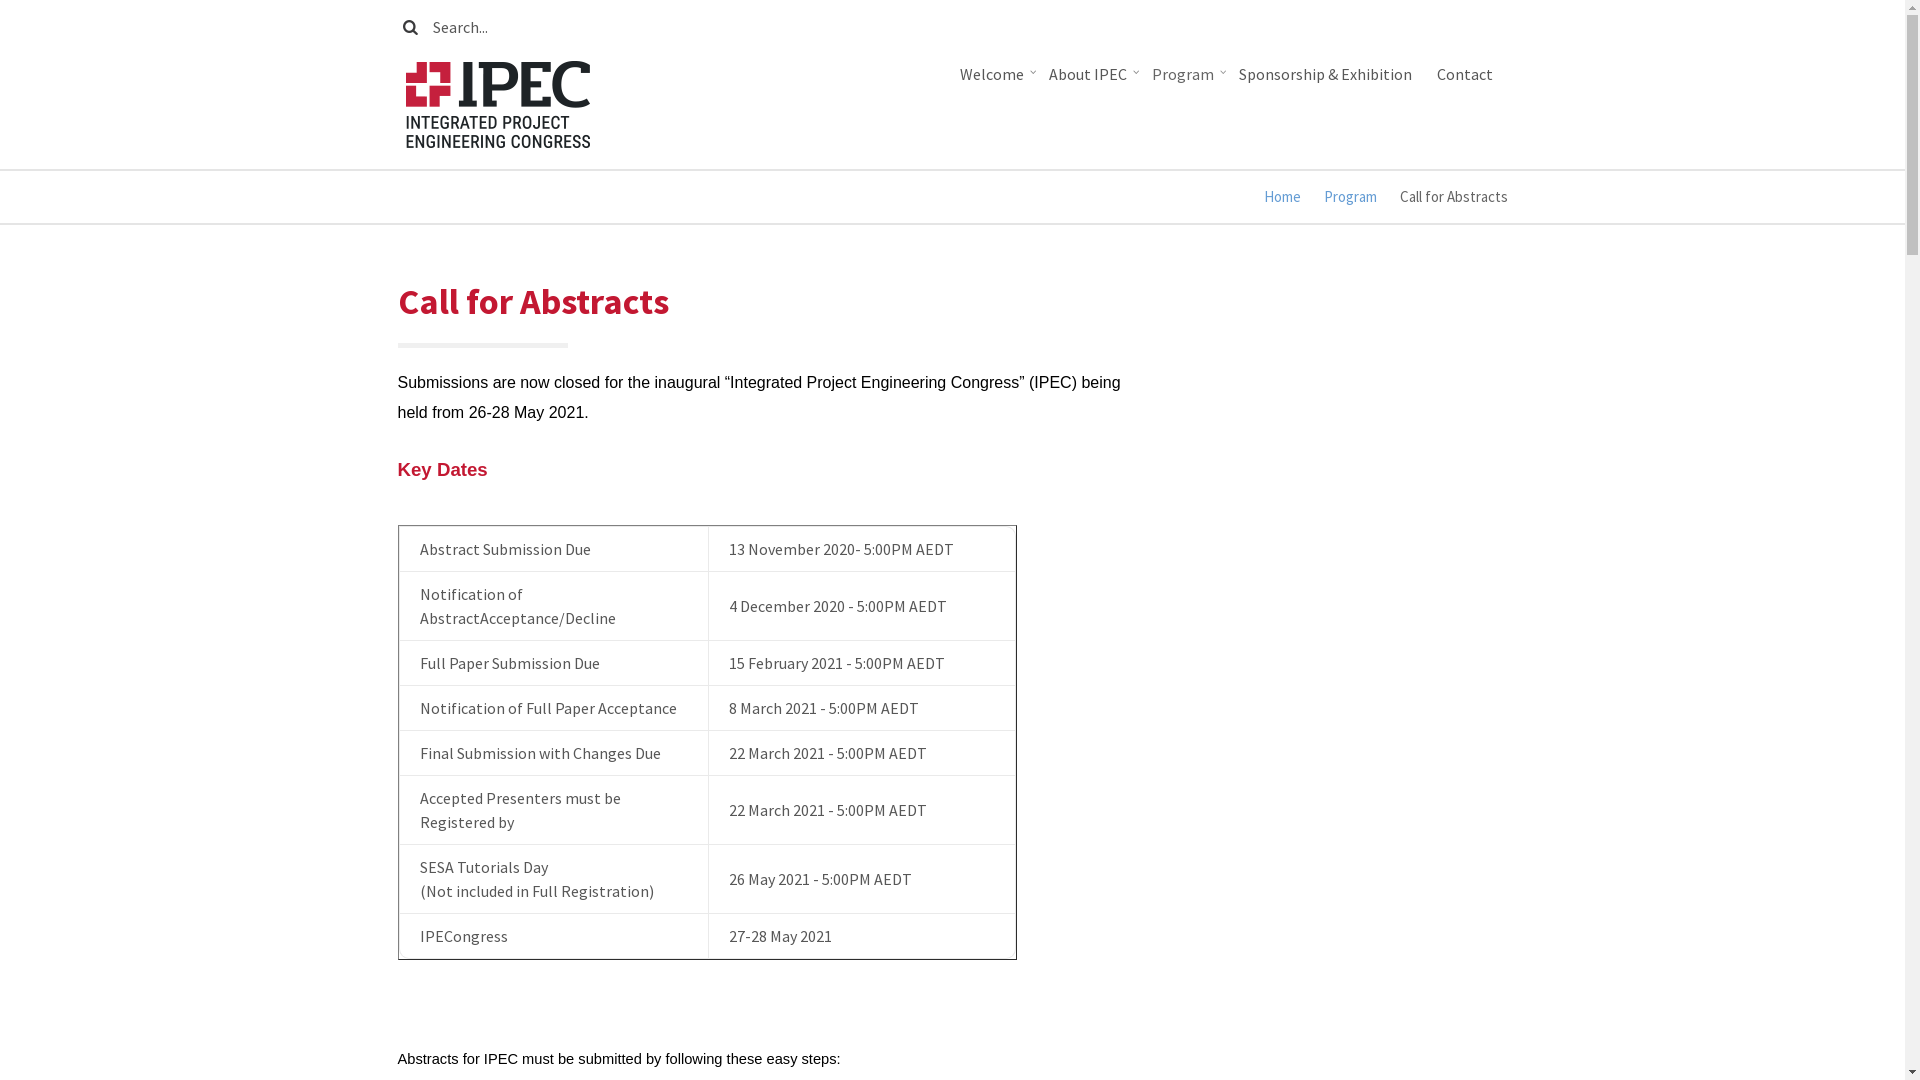 The image size is (1920, 1080). Describe the element at coordinates (969, 27) in the screenshot. I see `'Enter the terms you wish to search for.'` at that location.